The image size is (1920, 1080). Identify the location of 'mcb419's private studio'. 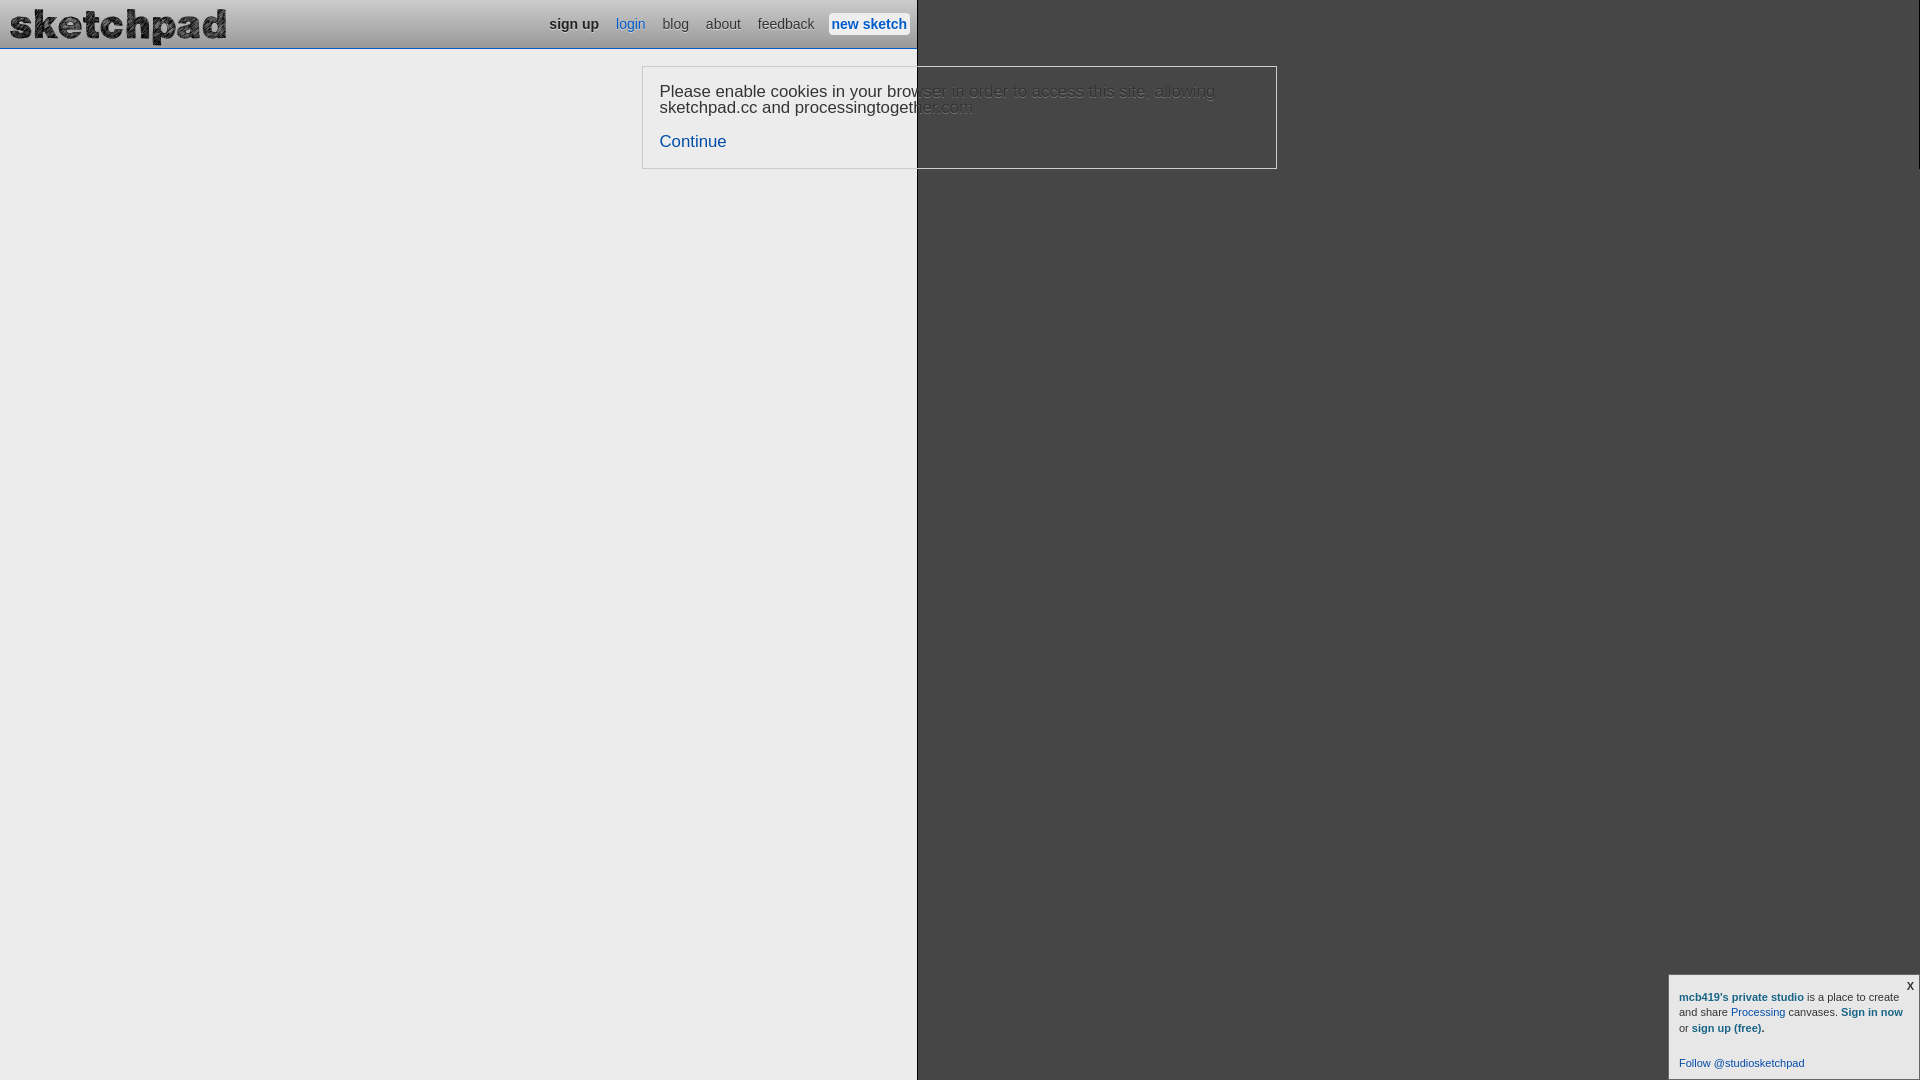
(1741, 996).